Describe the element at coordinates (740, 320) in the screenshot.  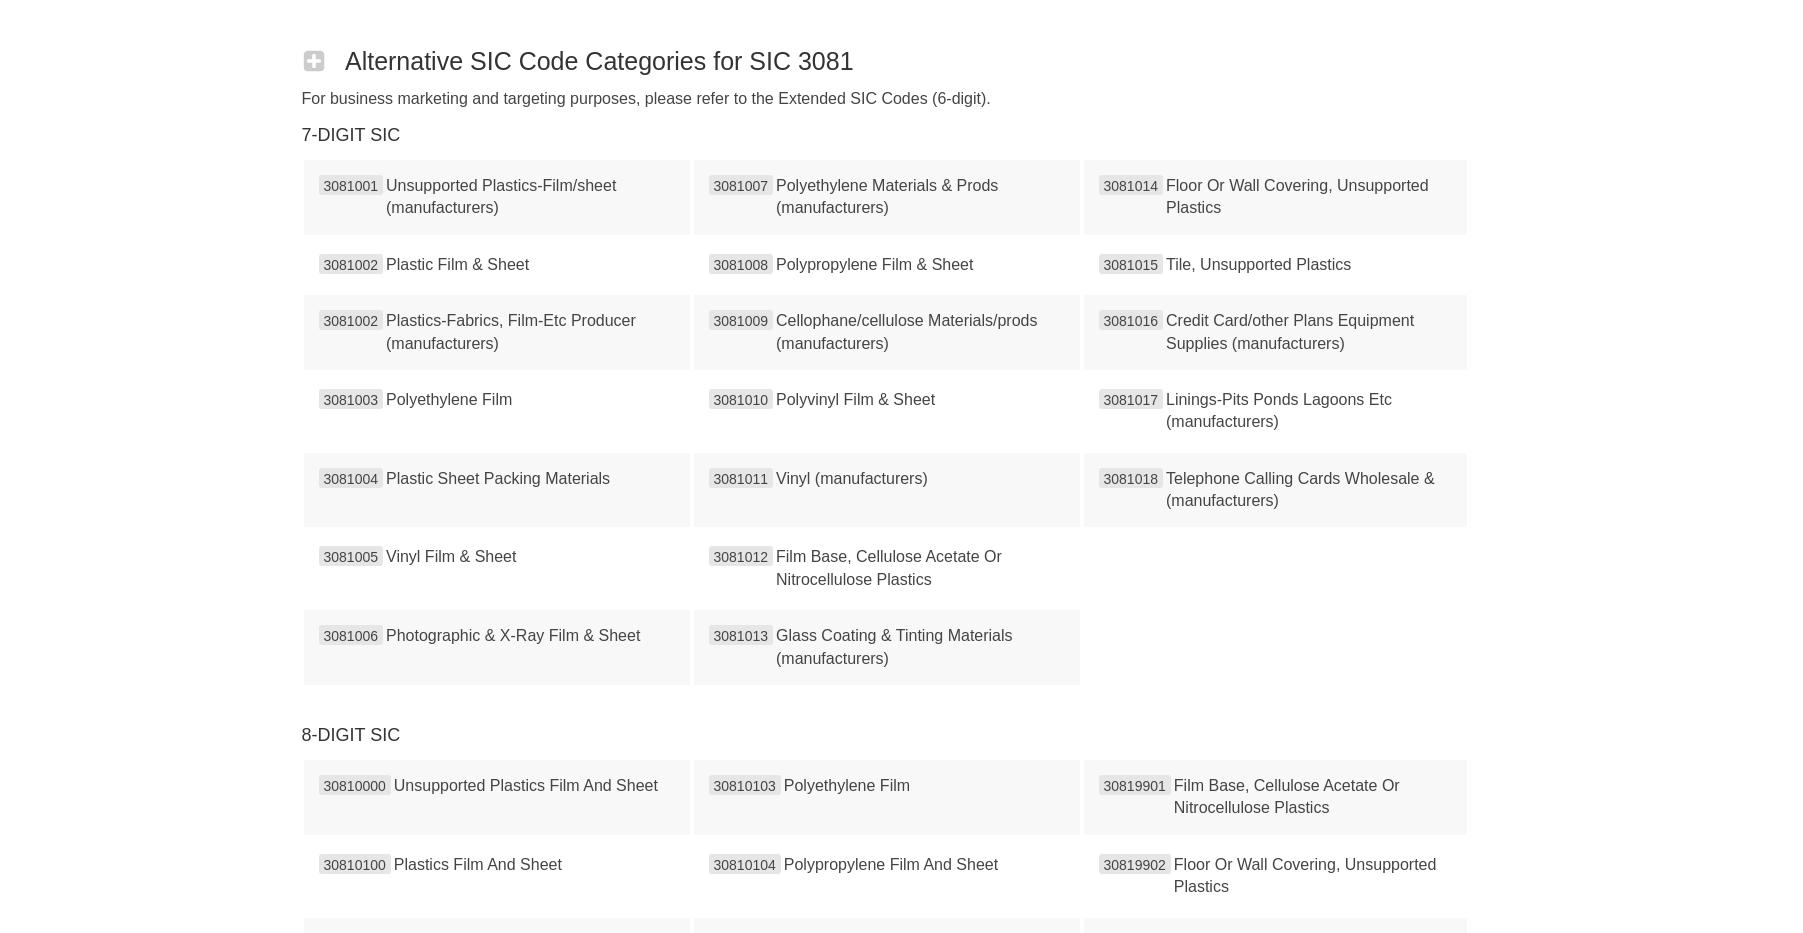
I see `'3081009'` at that location.